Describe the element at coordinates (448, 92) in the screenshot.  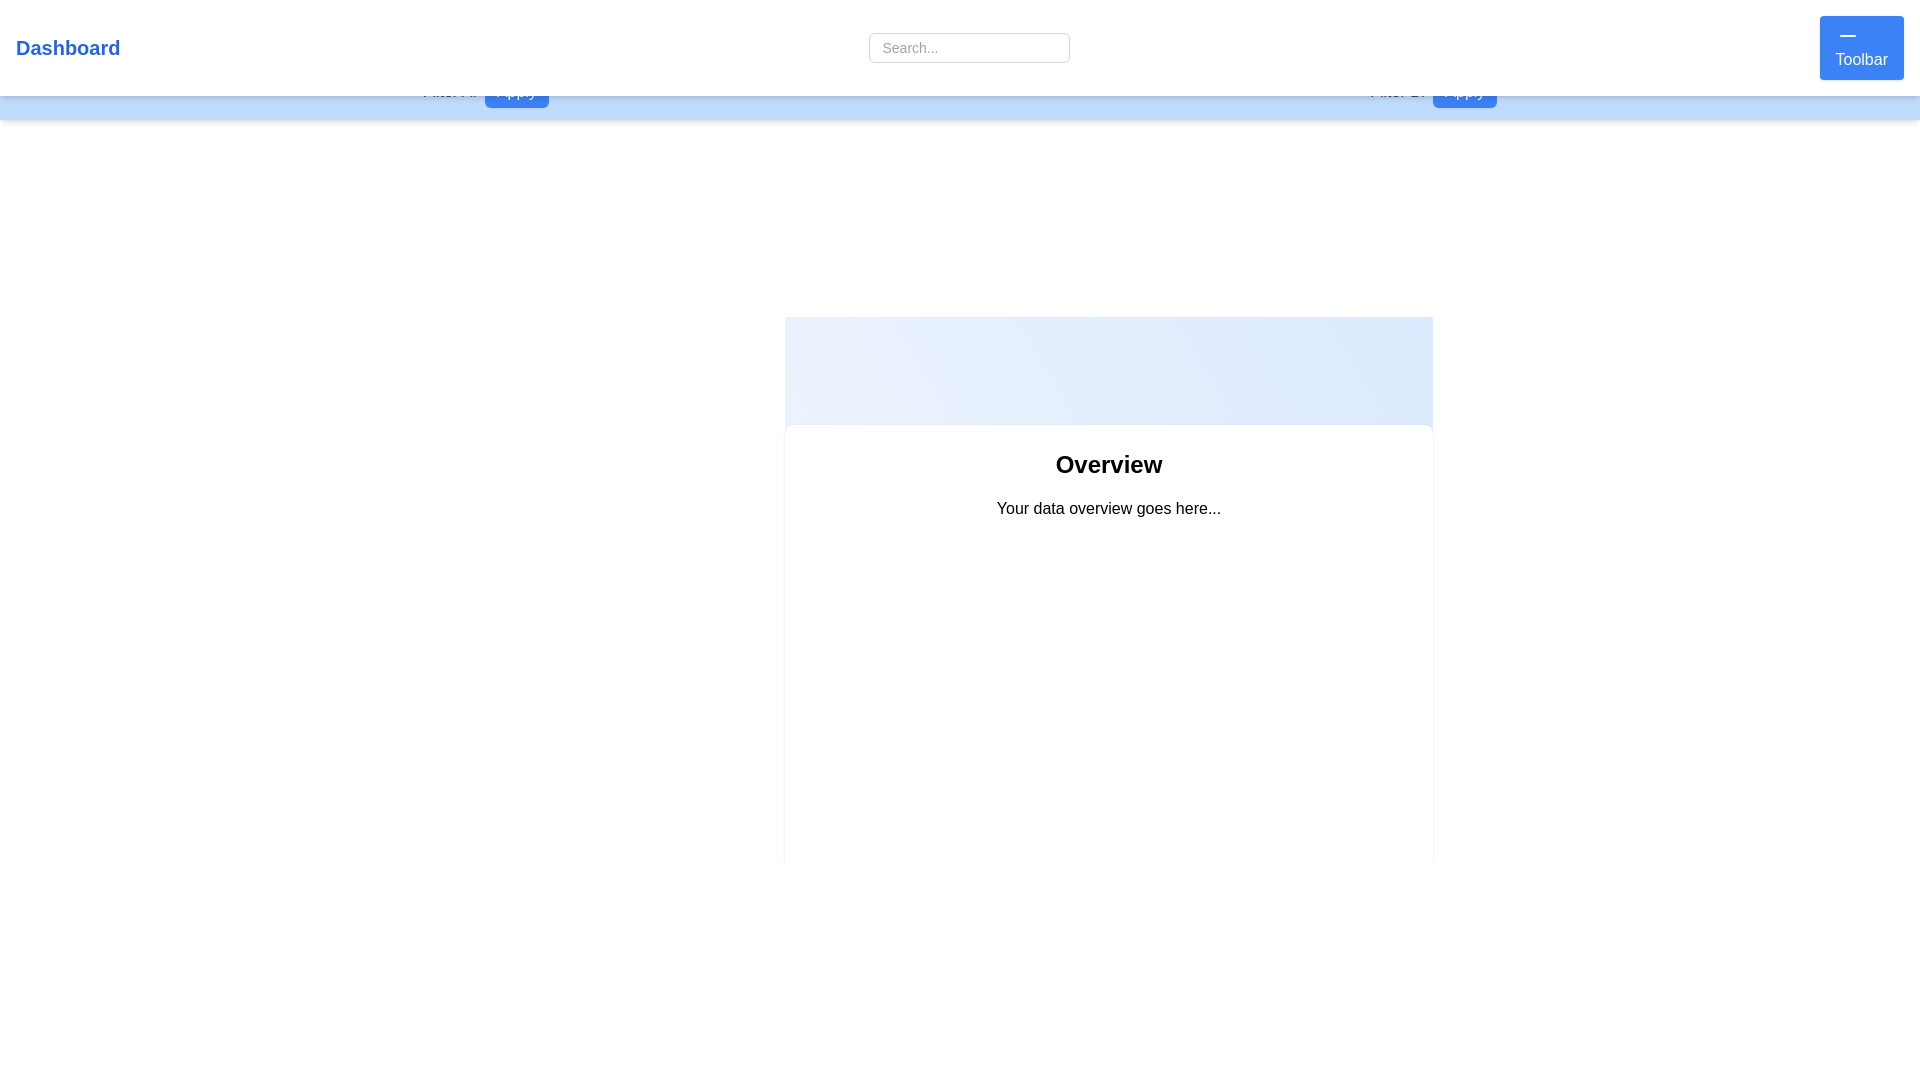
I see `the static text label on the blue status bar that provides a descriptor for related filter actions, located to the left of the 'Apply' button` at that location.